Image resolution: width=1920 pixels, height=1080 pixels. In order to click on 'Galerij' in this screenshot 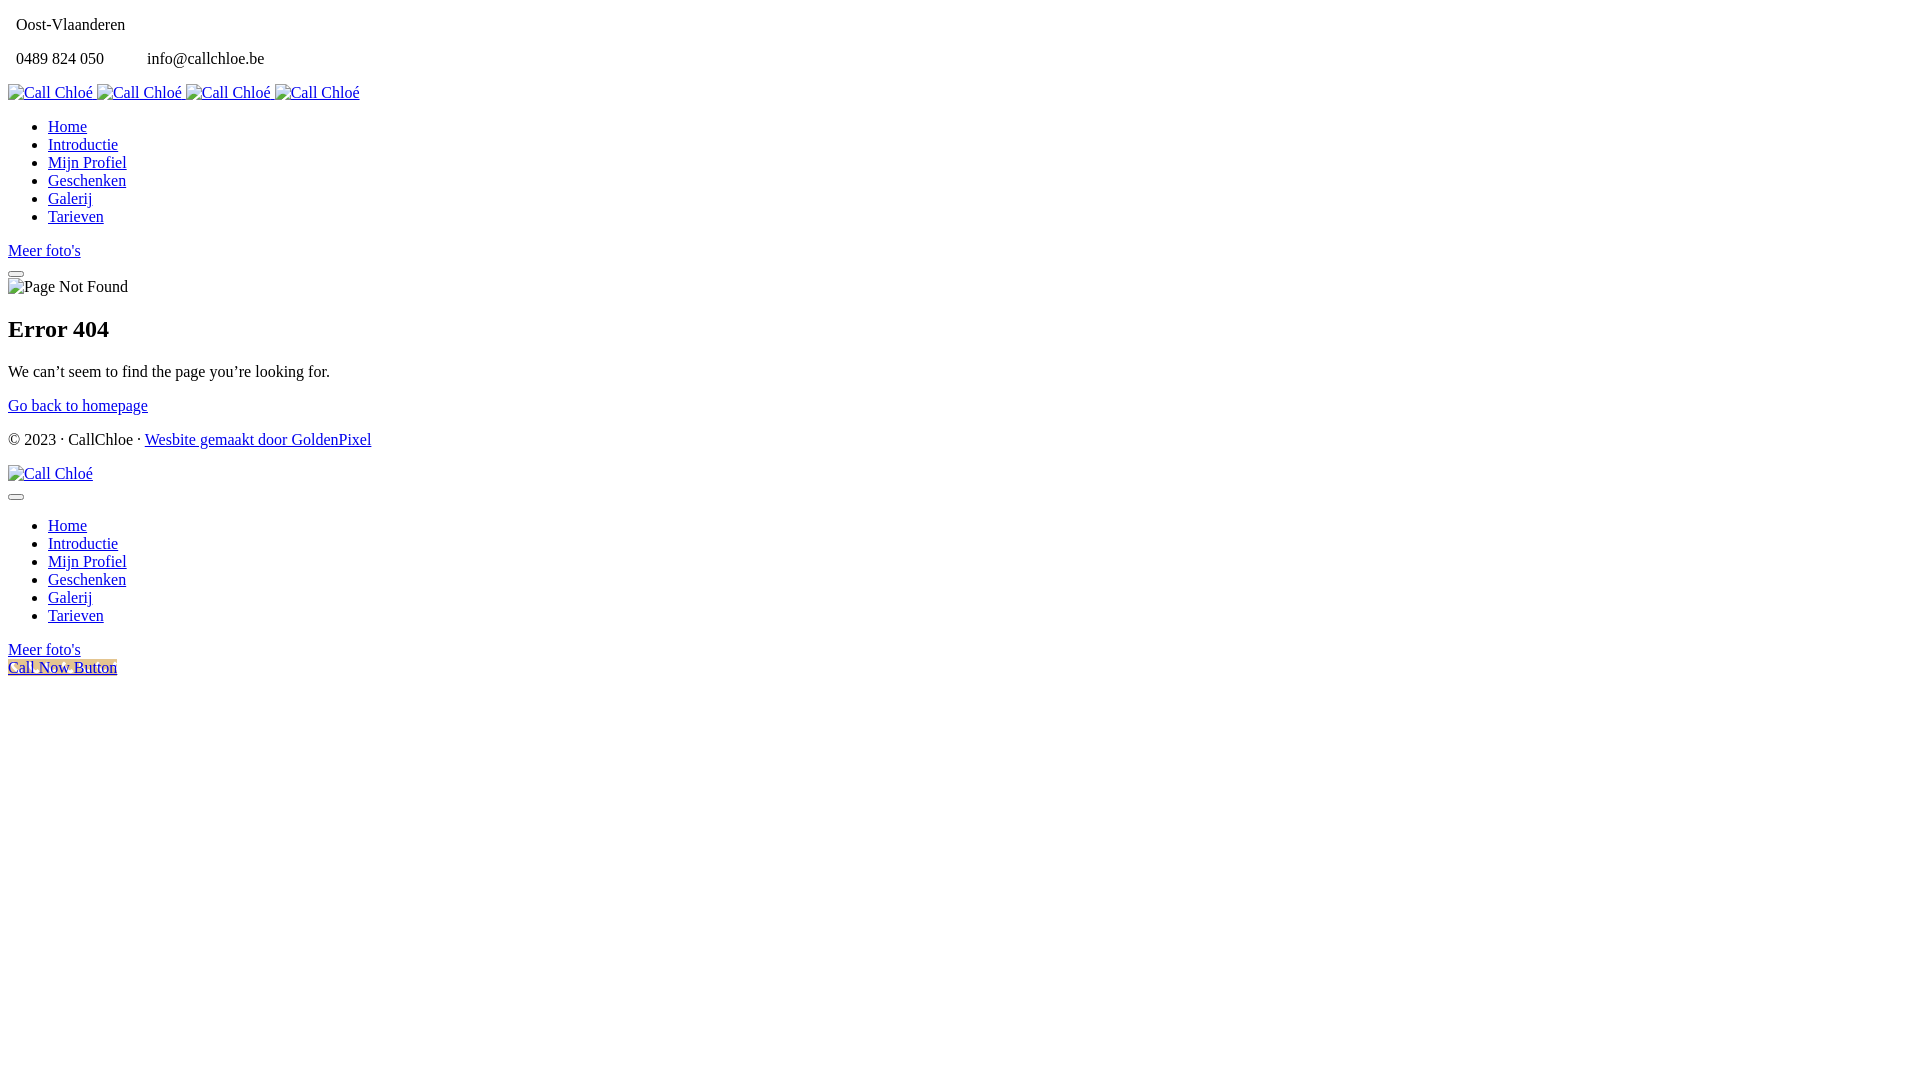, I will do `click(70, 596)`.